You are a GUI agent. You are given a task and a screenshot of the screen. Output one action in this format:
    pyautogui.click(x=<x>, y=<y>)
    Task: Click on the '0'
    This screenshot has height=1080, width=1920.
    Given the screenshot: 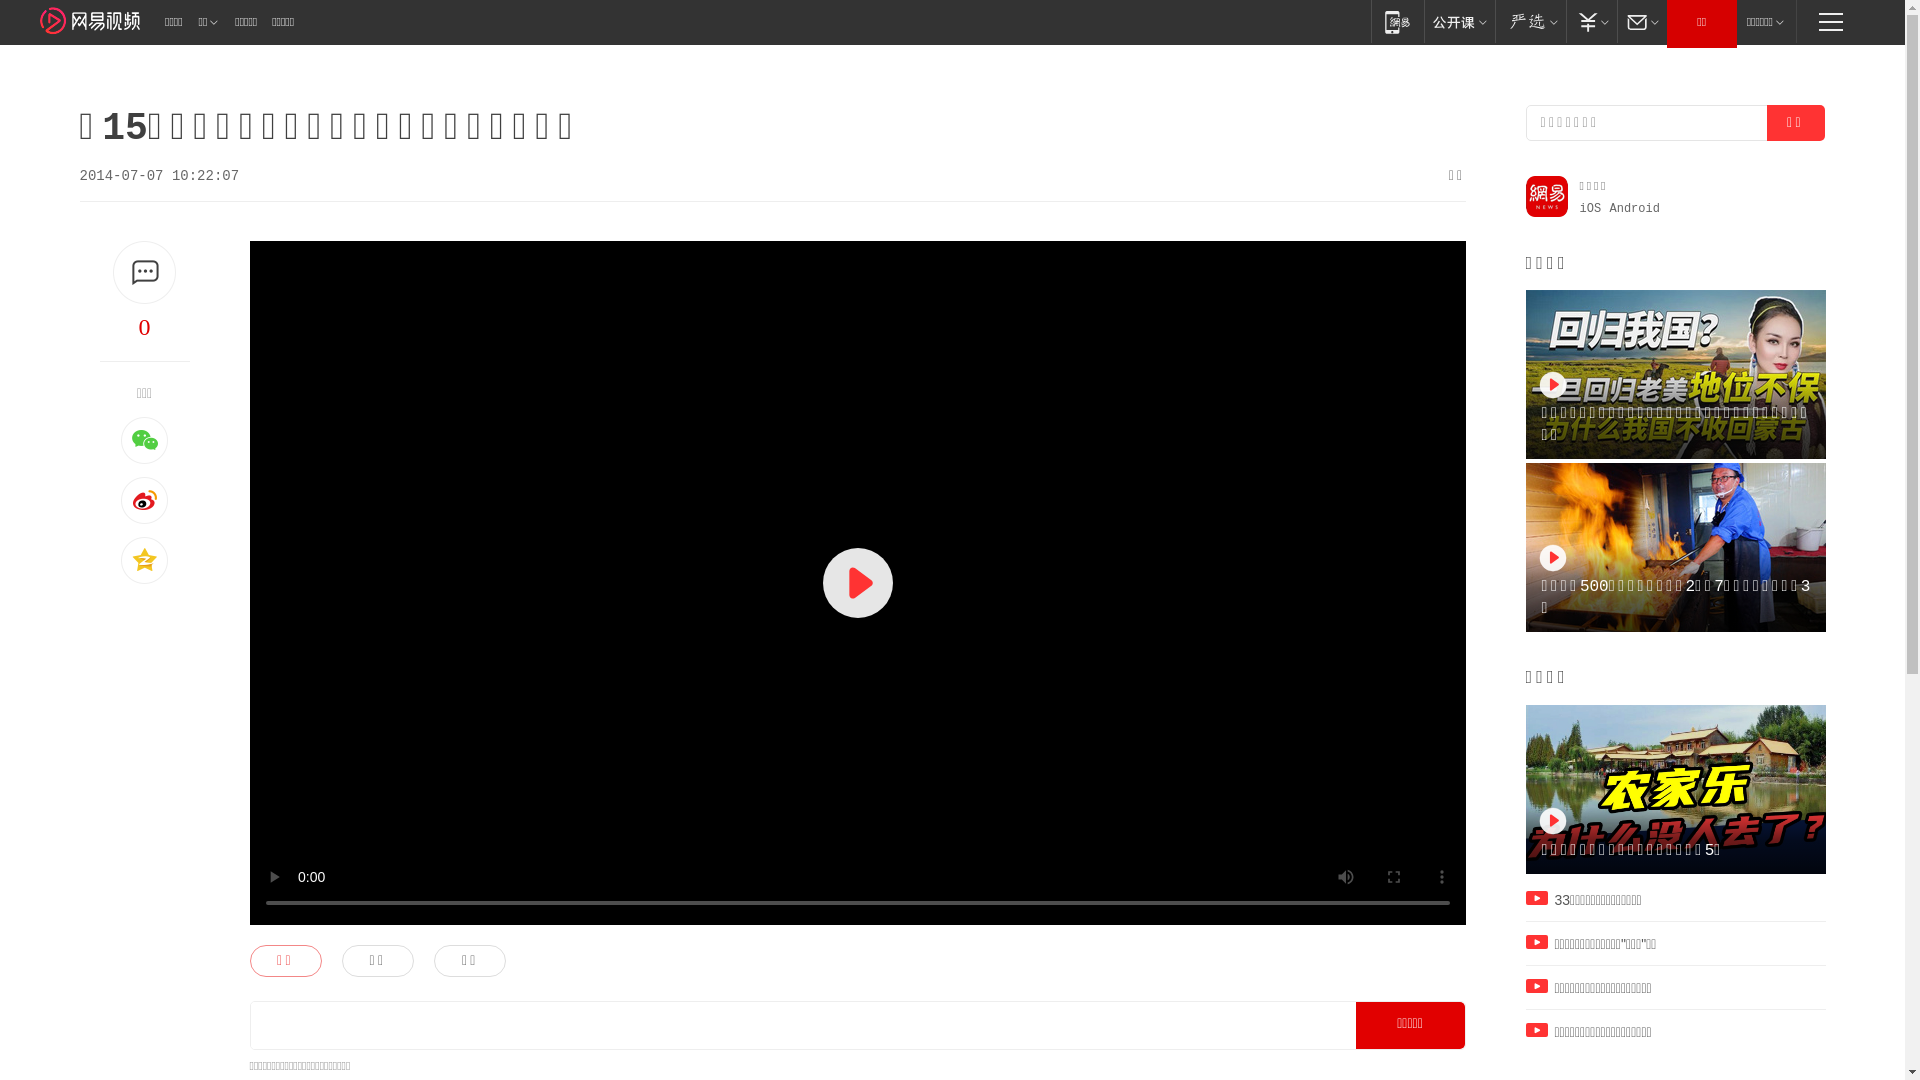 What is the action you would take?
    pyautogui.click(x=80, y=326)
    